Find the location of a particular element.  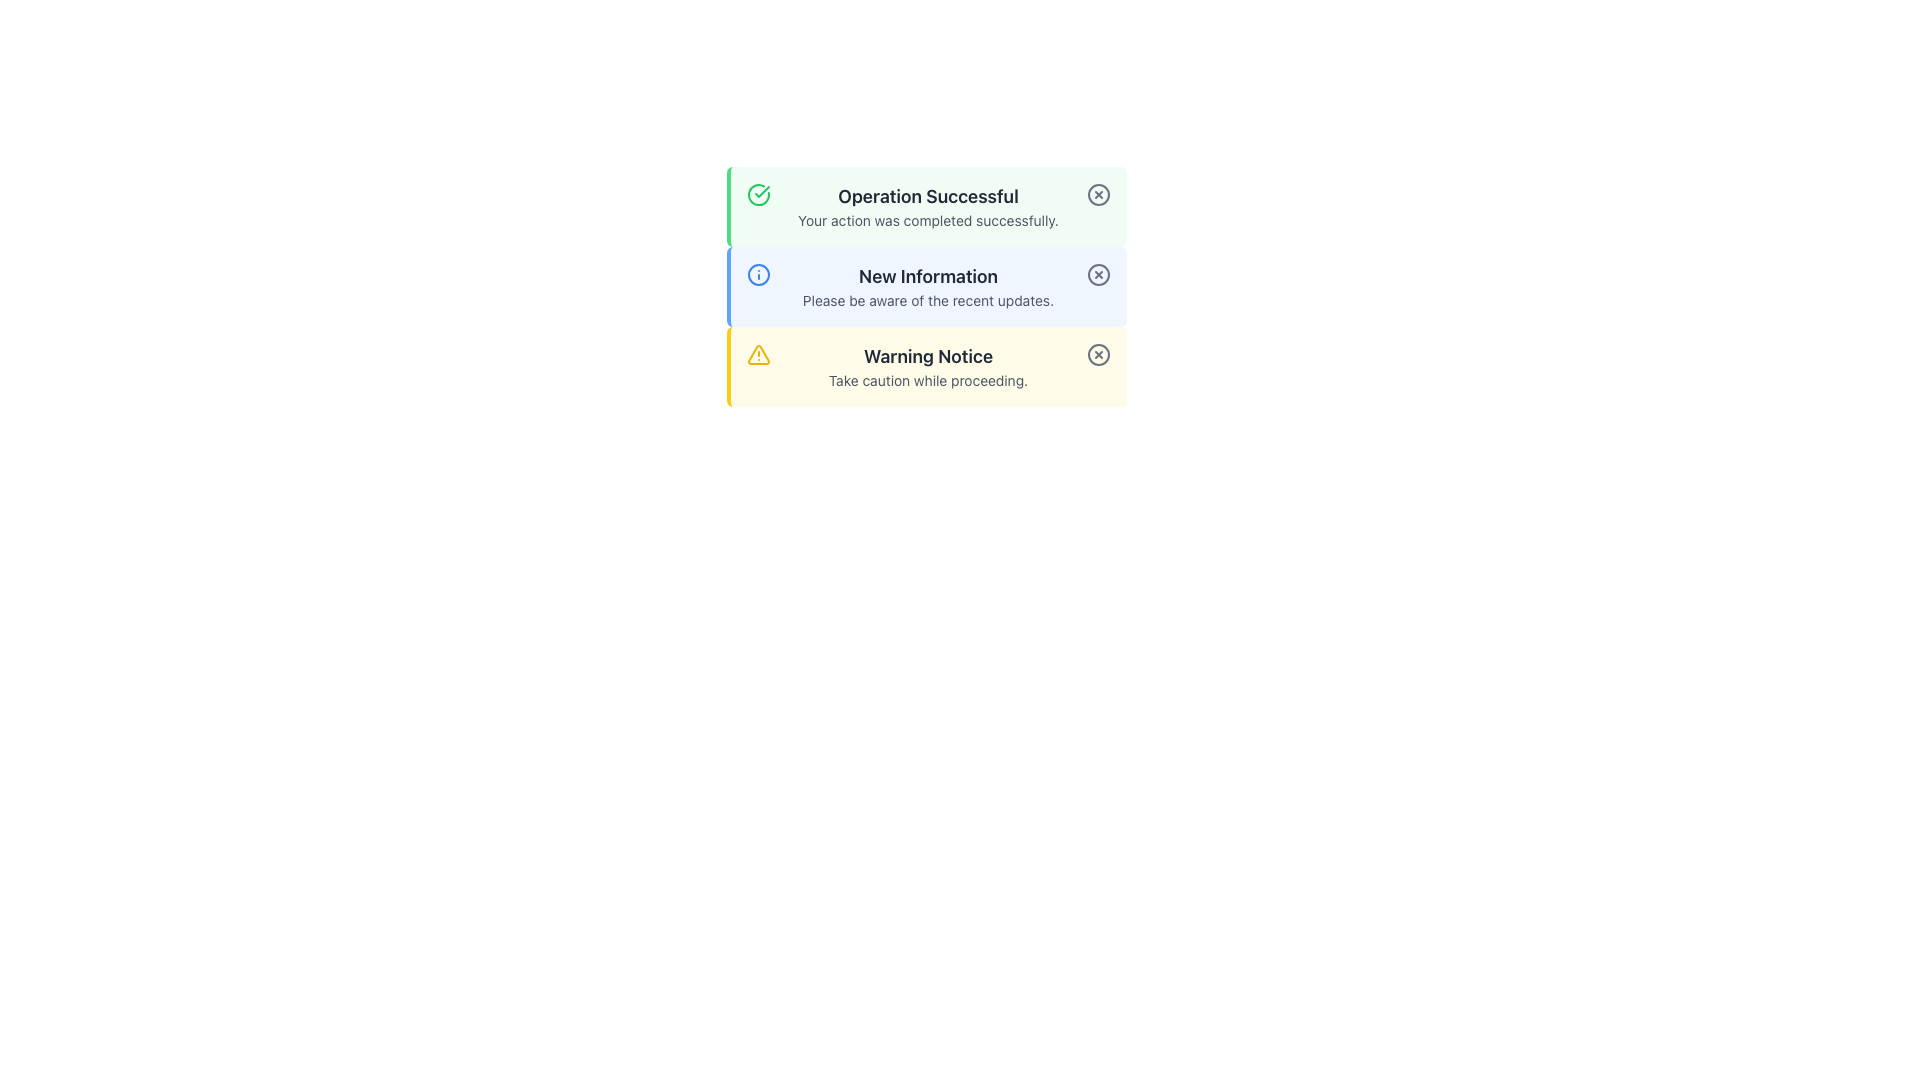

the Notification Message that has a green theme, featuring a green checkmark icon, bold title text 'Operation Successful', and a smaller subtext 'Your action was completed successfully.' is located at coordinates (925, 207).